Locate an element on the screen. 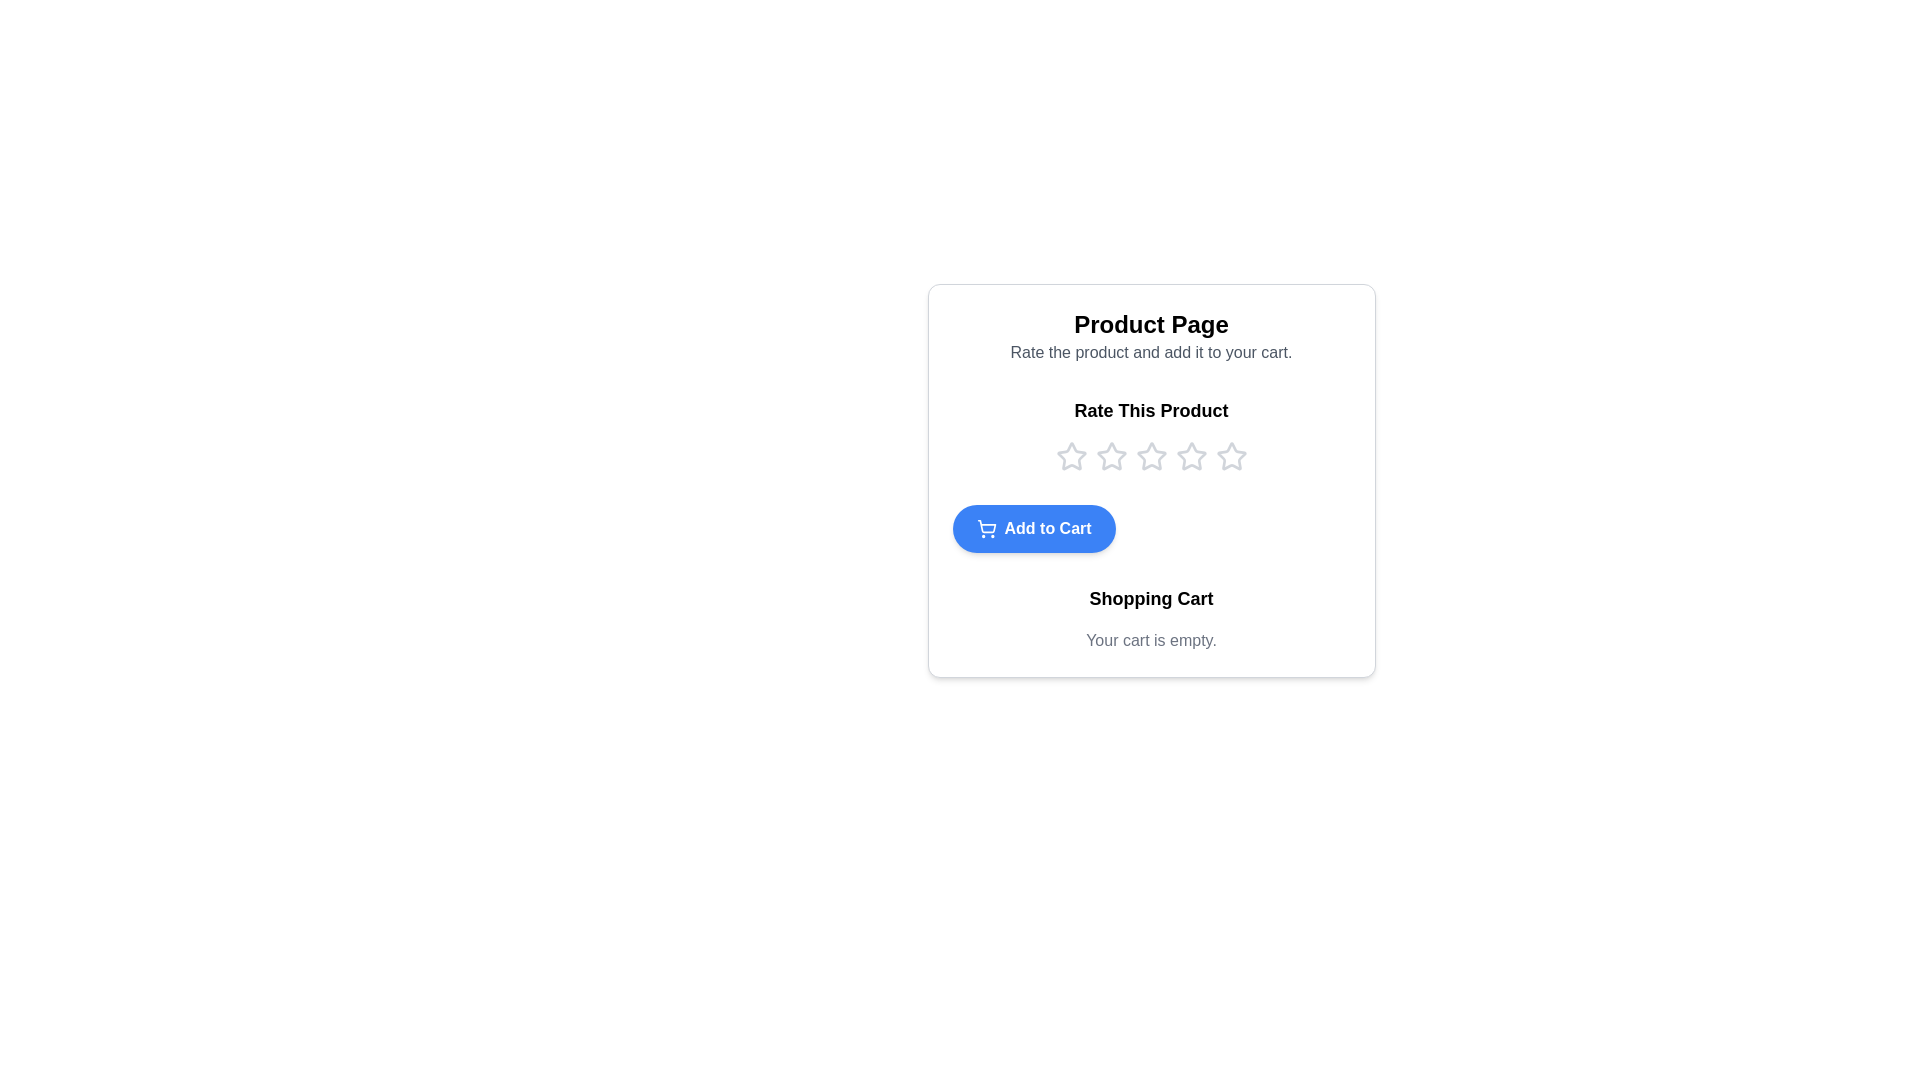 Image resolution: width=1920 pixels, height=1080 pixels. the fourth star icon in the horizontal group of five stars is located at coordinates (1191, 456).